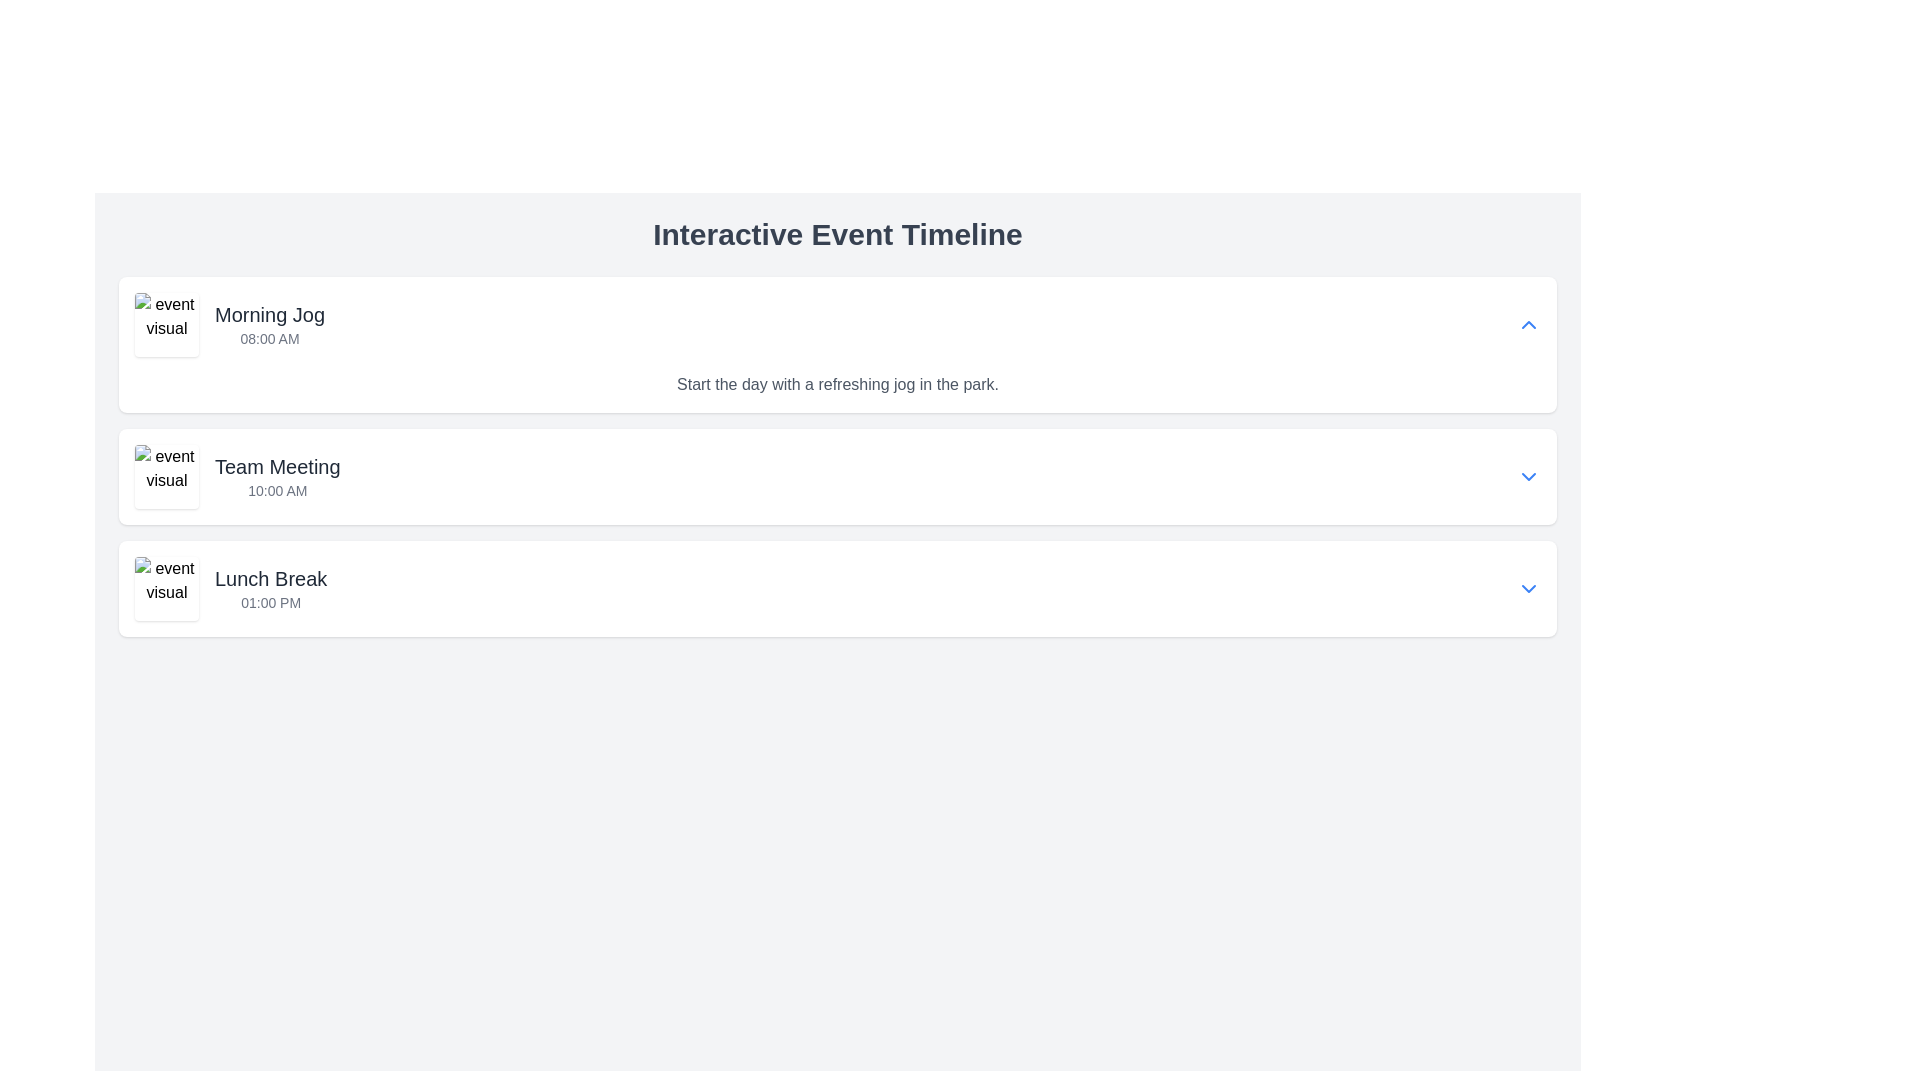 This screenshot has height=1080, width=1920. I want to click on the icon-based button located at the far right of the 'Lunch Break 01:00 PM' schedule item, so click(1528, 588).